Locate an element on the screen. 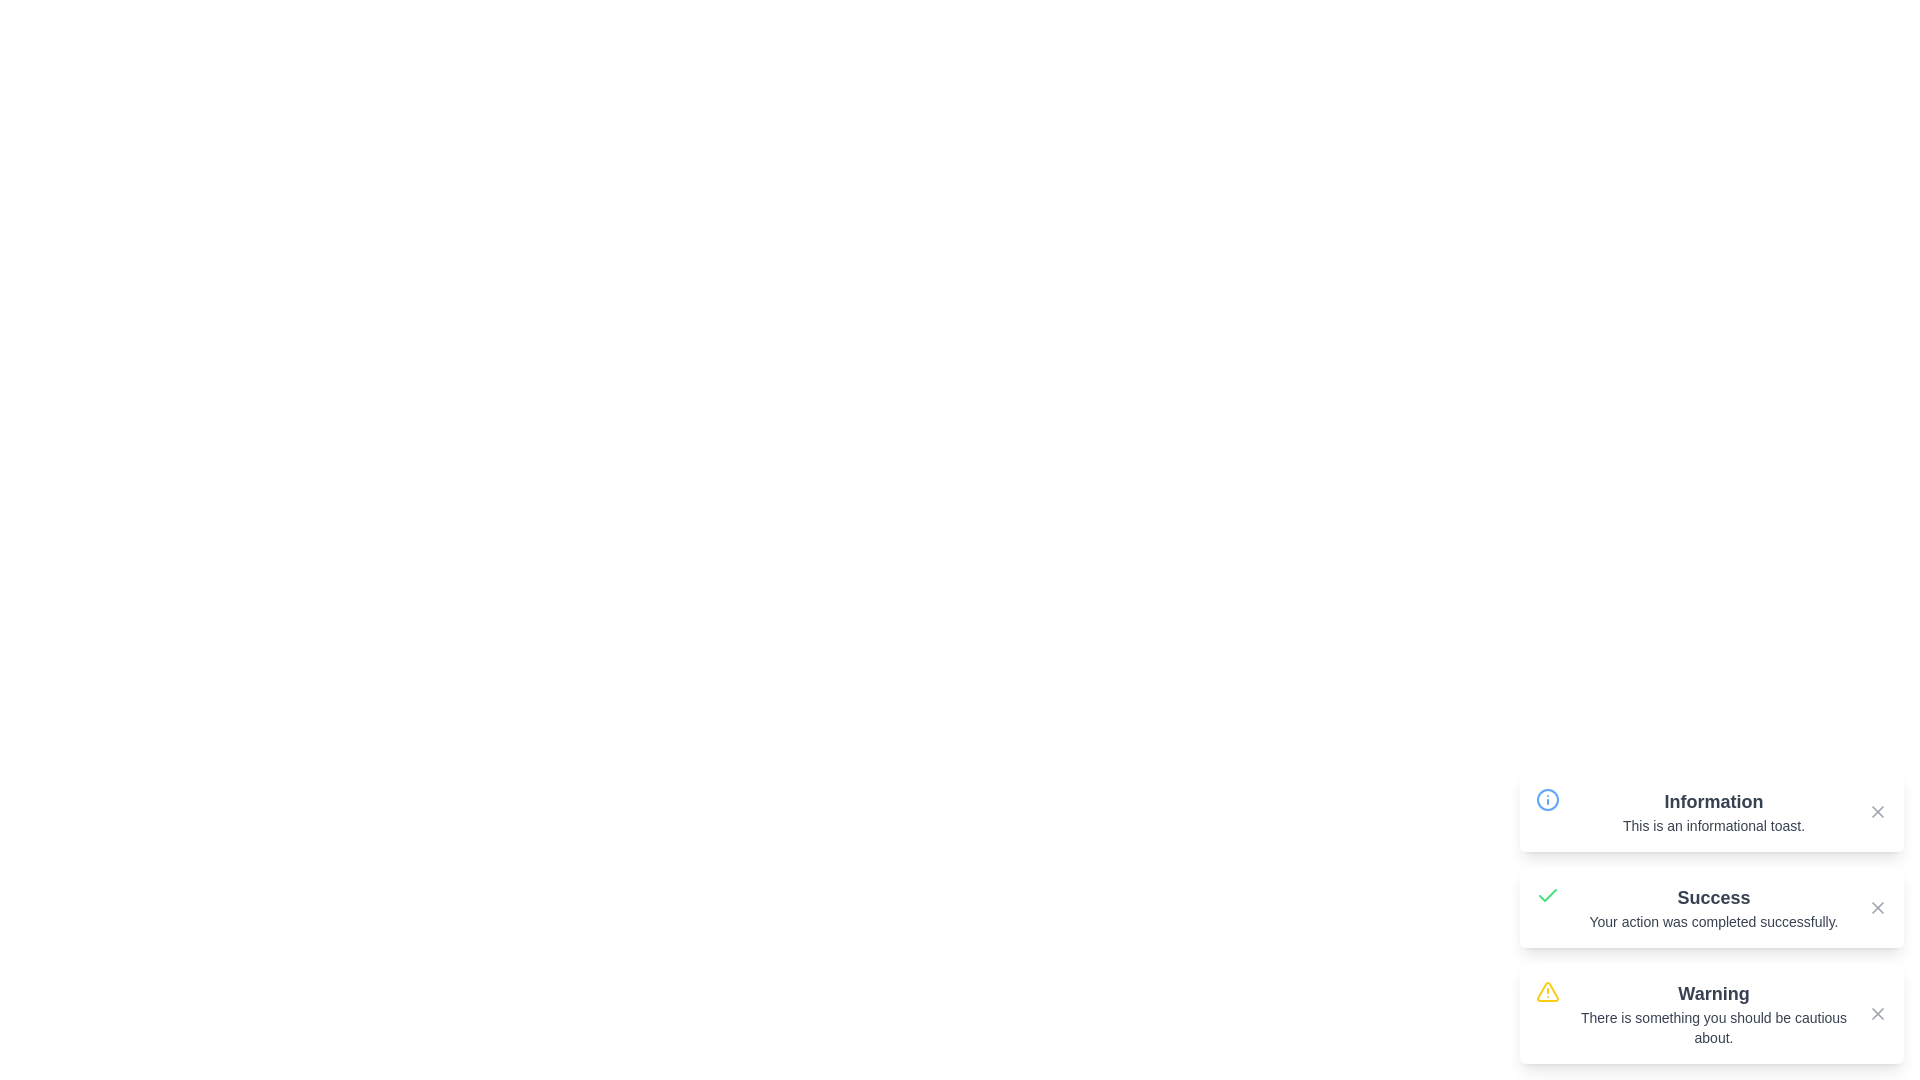 Image resolution: width=1920 pixels, height=1080 pixels. the triangular warning icon with a yellow border and an exclamation mark, which is the third item in the vertical stack of notification messages on the right side of the interface is located at coordinates (1546, 991).